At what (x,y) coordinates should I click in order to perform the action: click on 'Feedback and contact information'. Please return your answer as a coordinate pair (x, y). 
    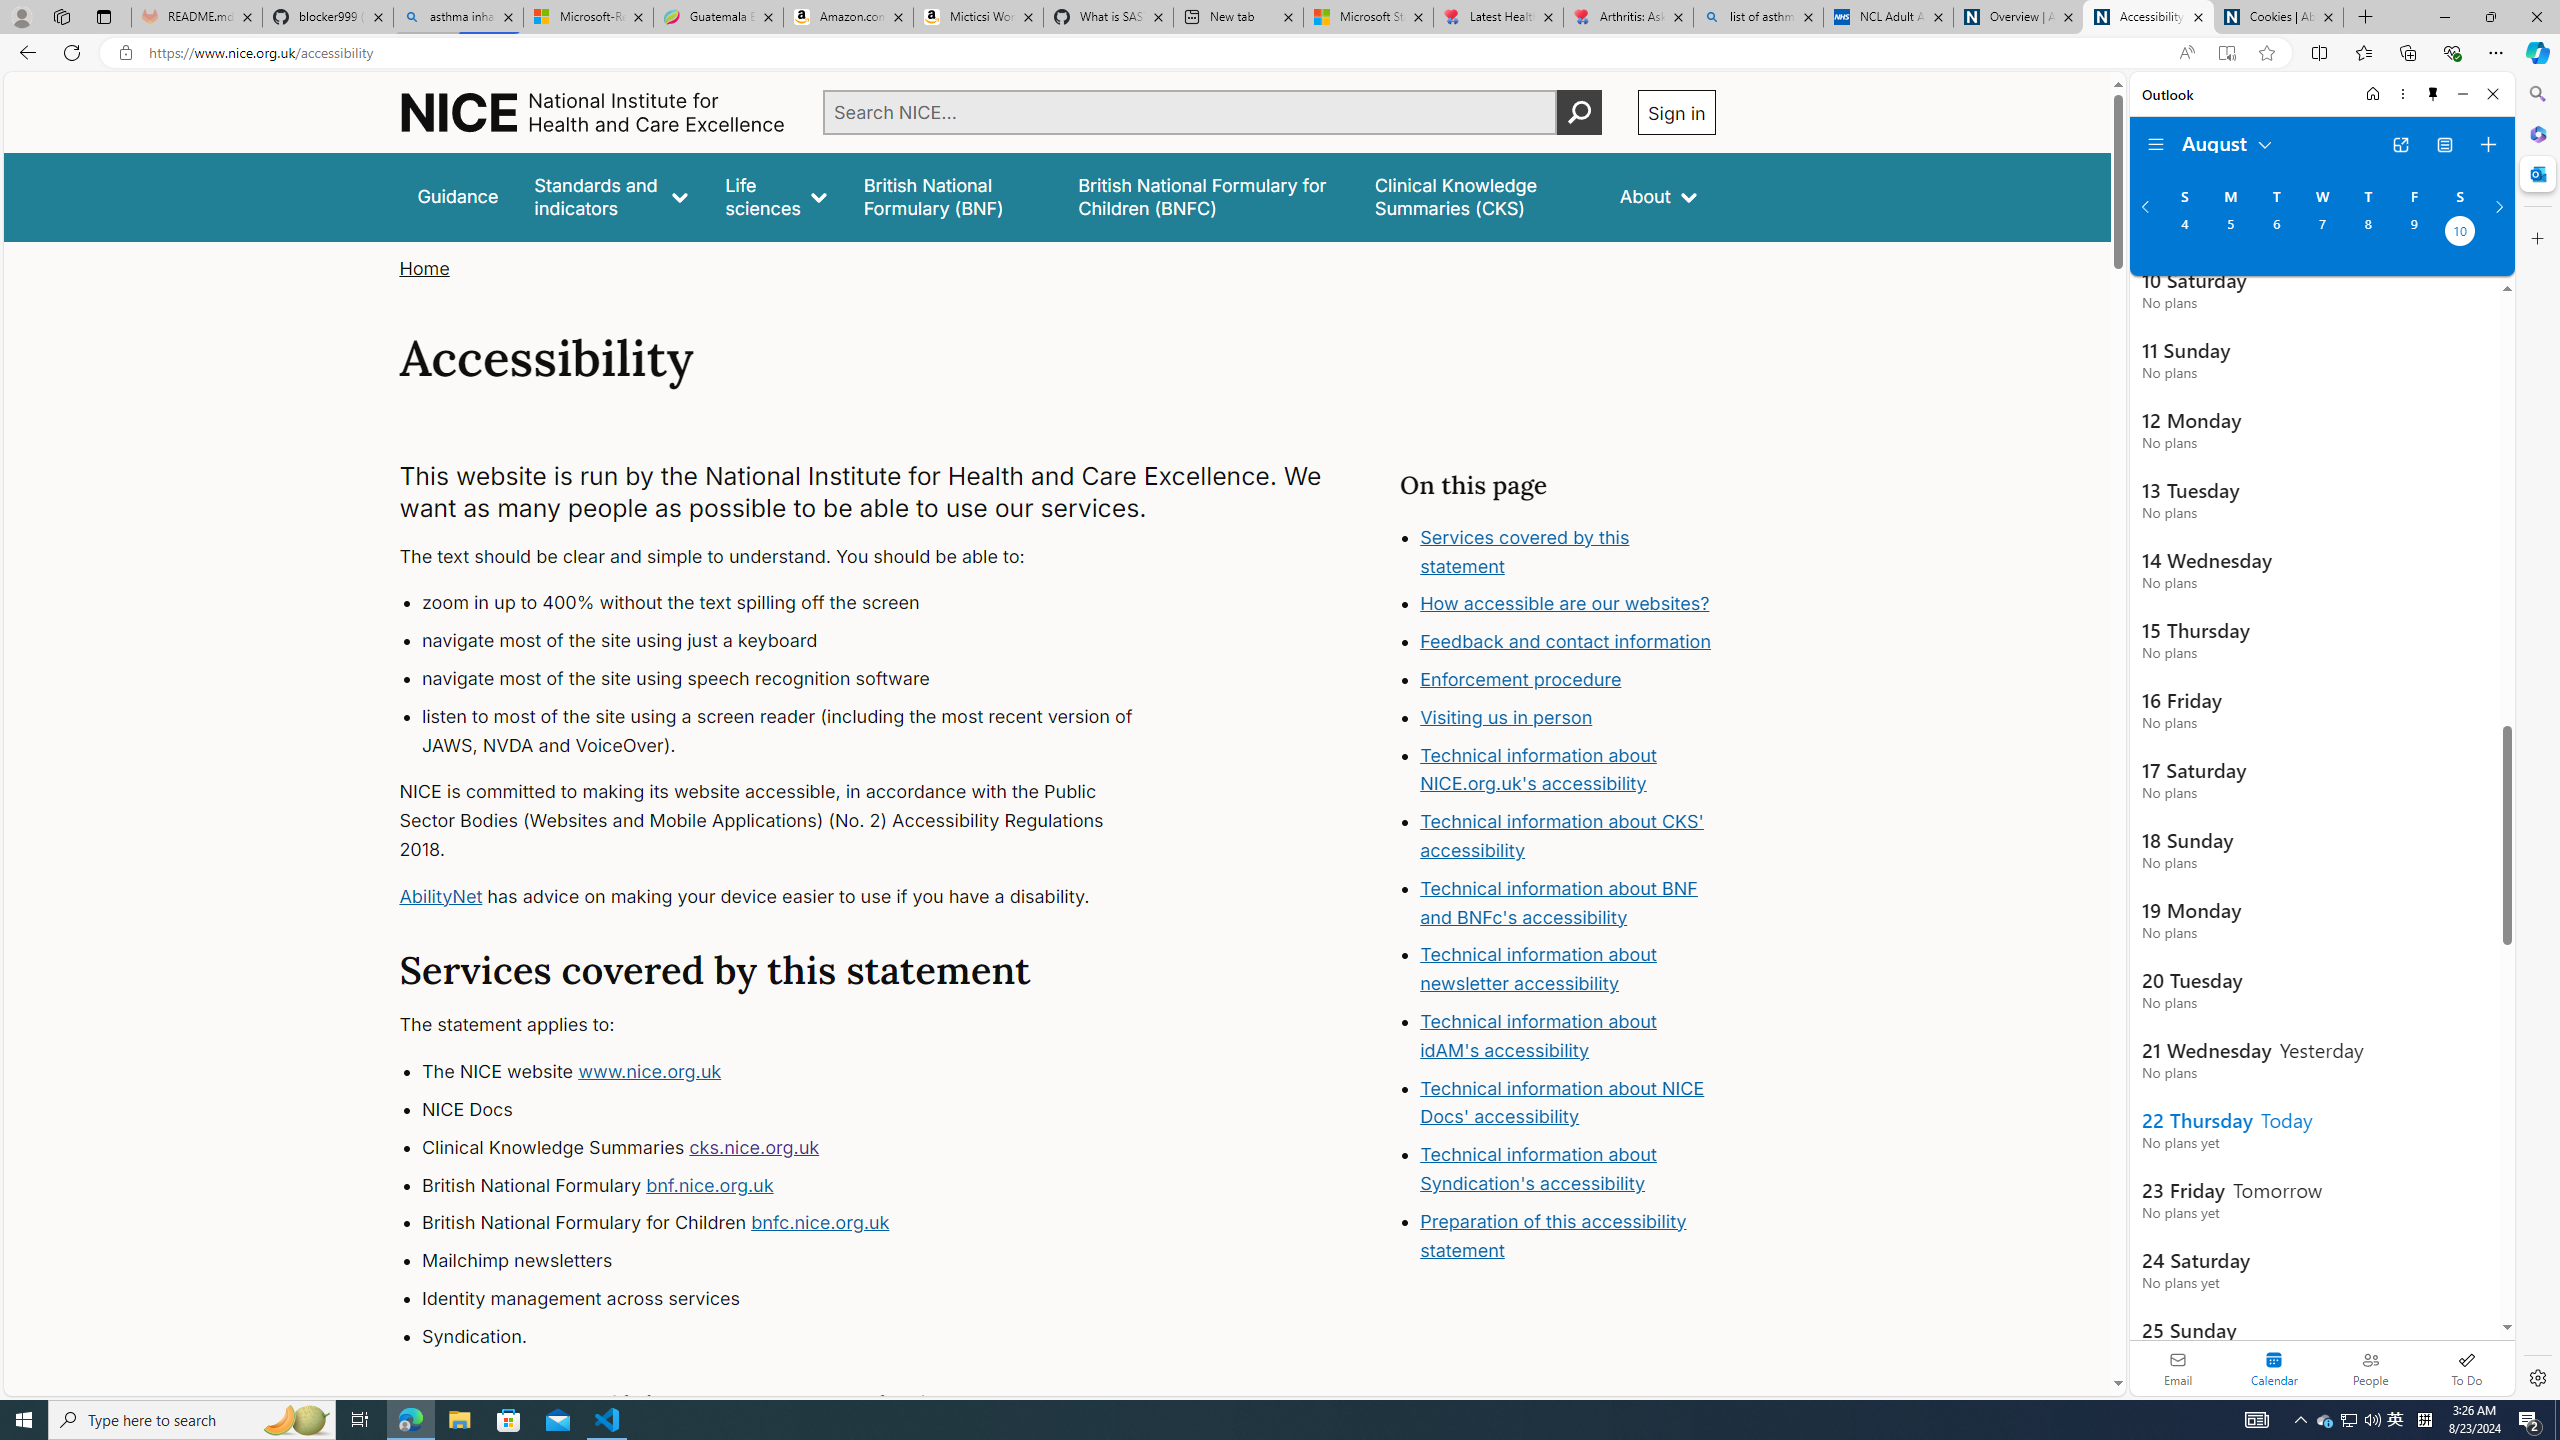
    Looking at the image, I should click on (1568, 642).